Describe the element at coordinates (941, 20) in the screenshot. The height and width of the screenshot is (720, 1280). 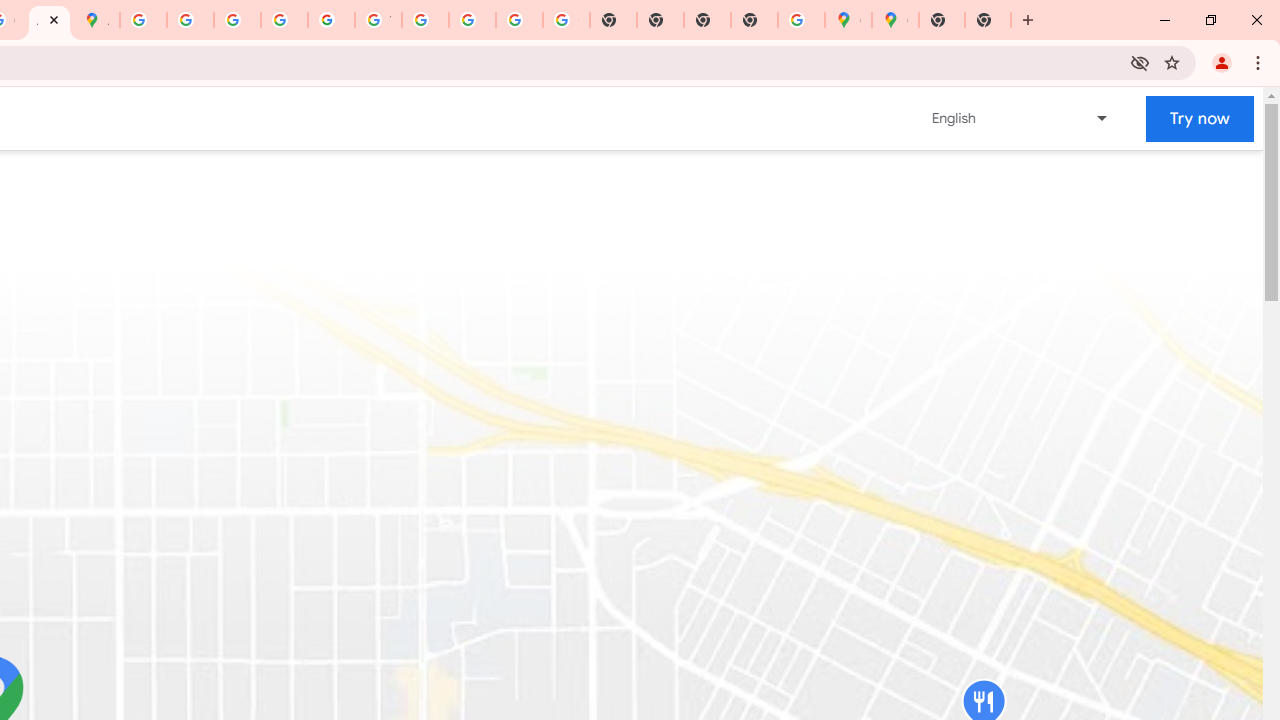
I see `'New Tab'` at that location.